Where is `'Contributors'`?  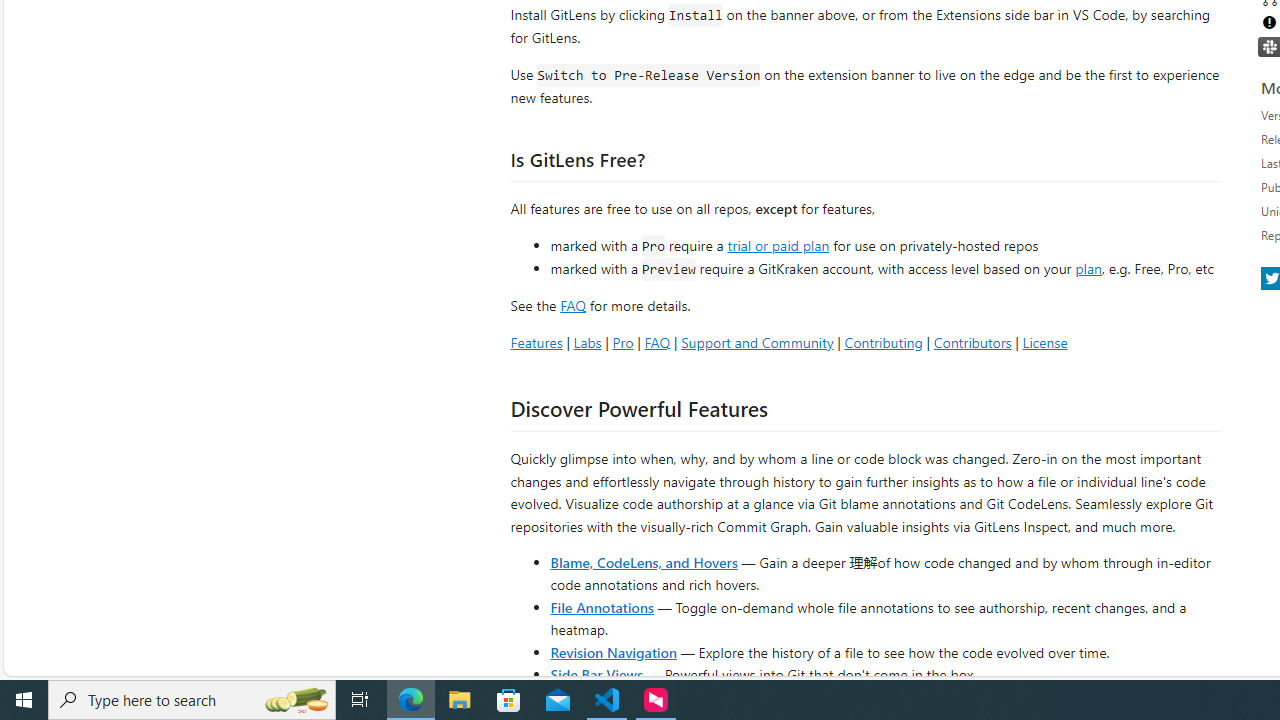
'Contributors' is located at coordinates (972, 341).